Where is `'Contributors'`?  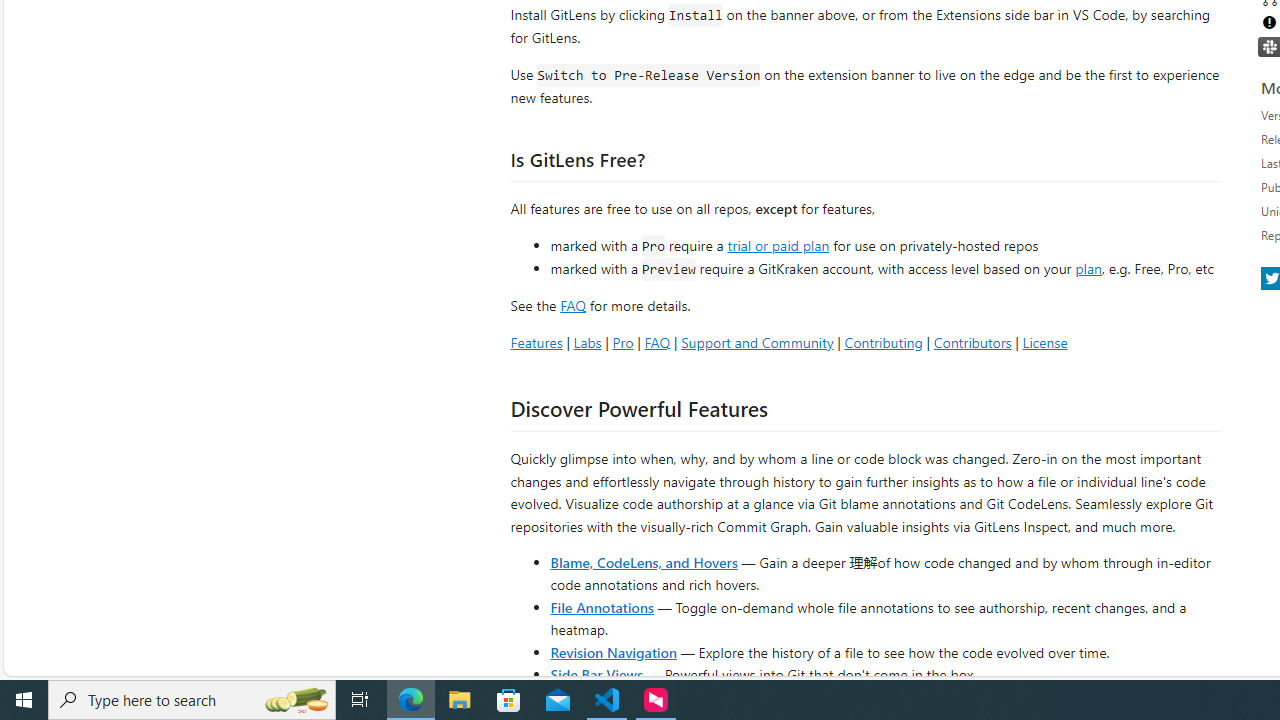
'Contributors' is located at coordinates (972, 341).